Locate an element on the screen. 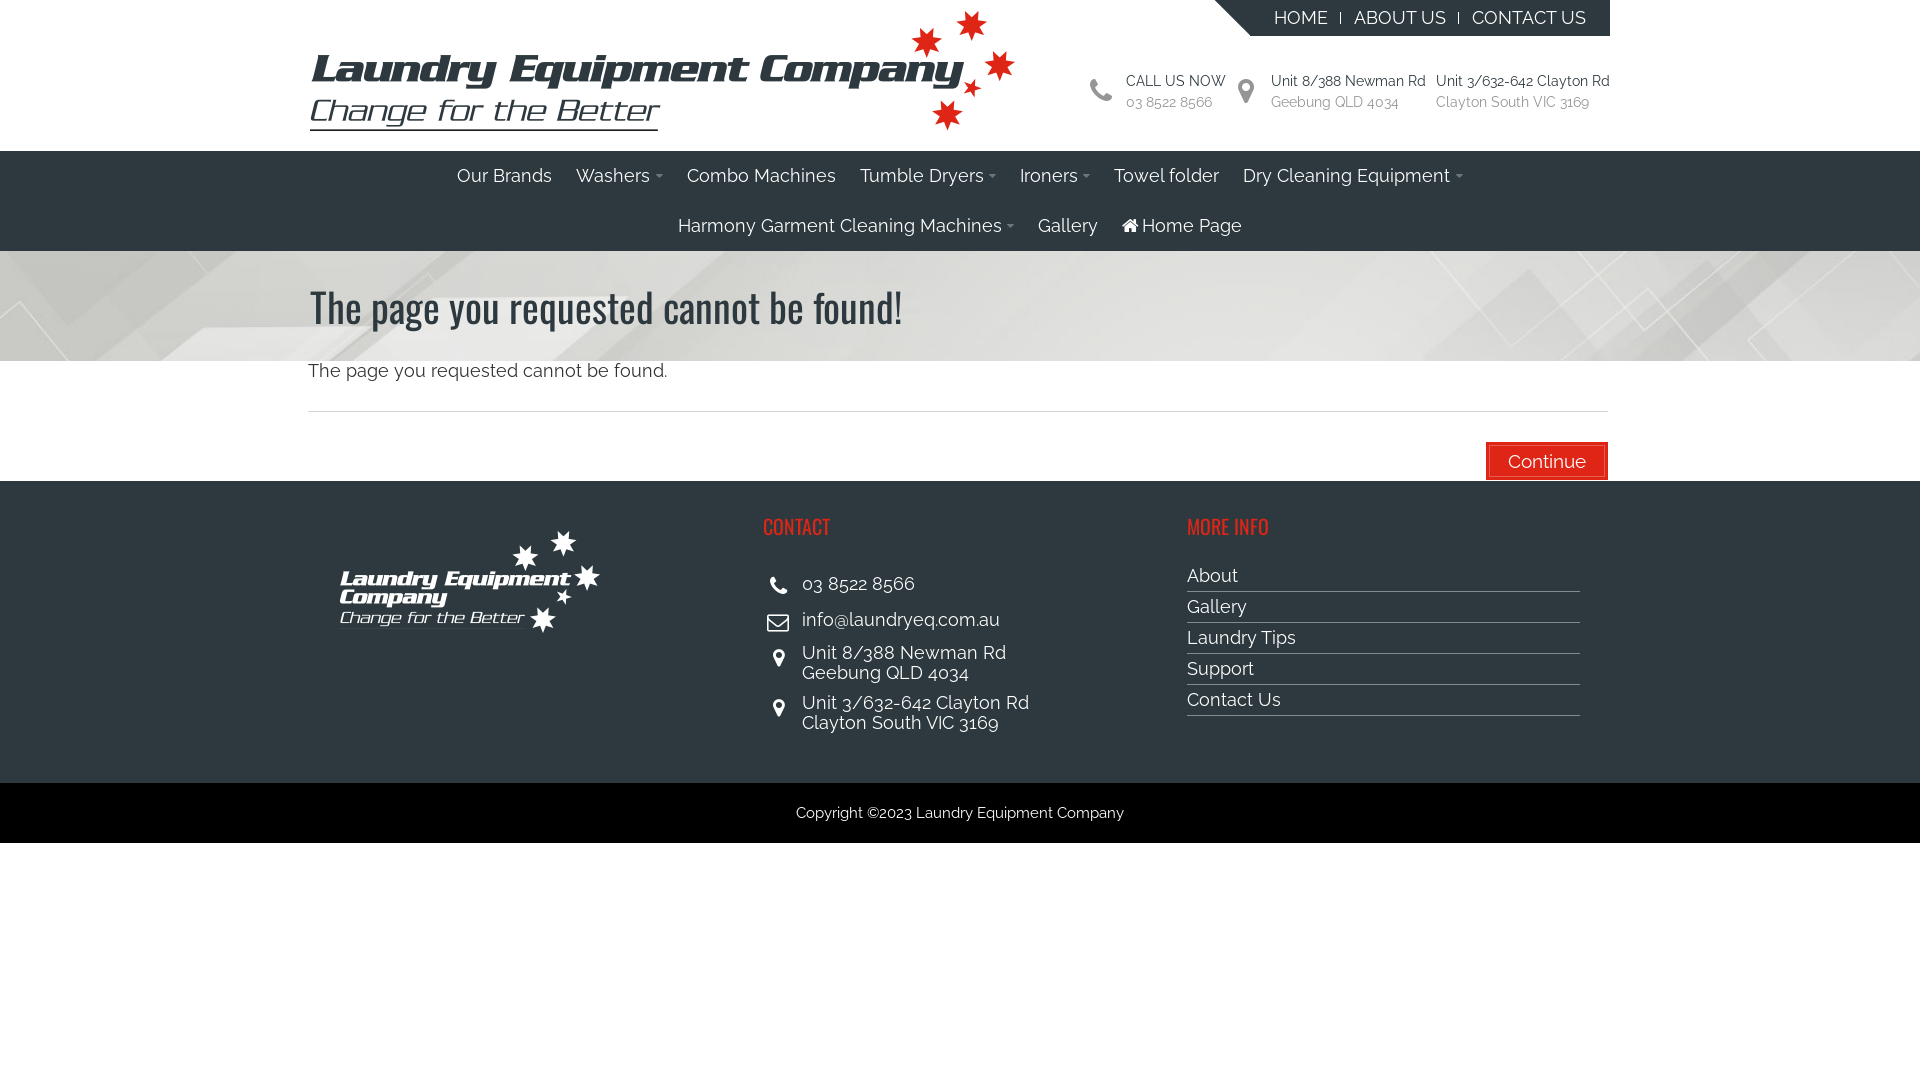 Image resolution: width=1920 pixels, height=1080 pixels. 'Towel folder' is located at coordinates (1101, 175).